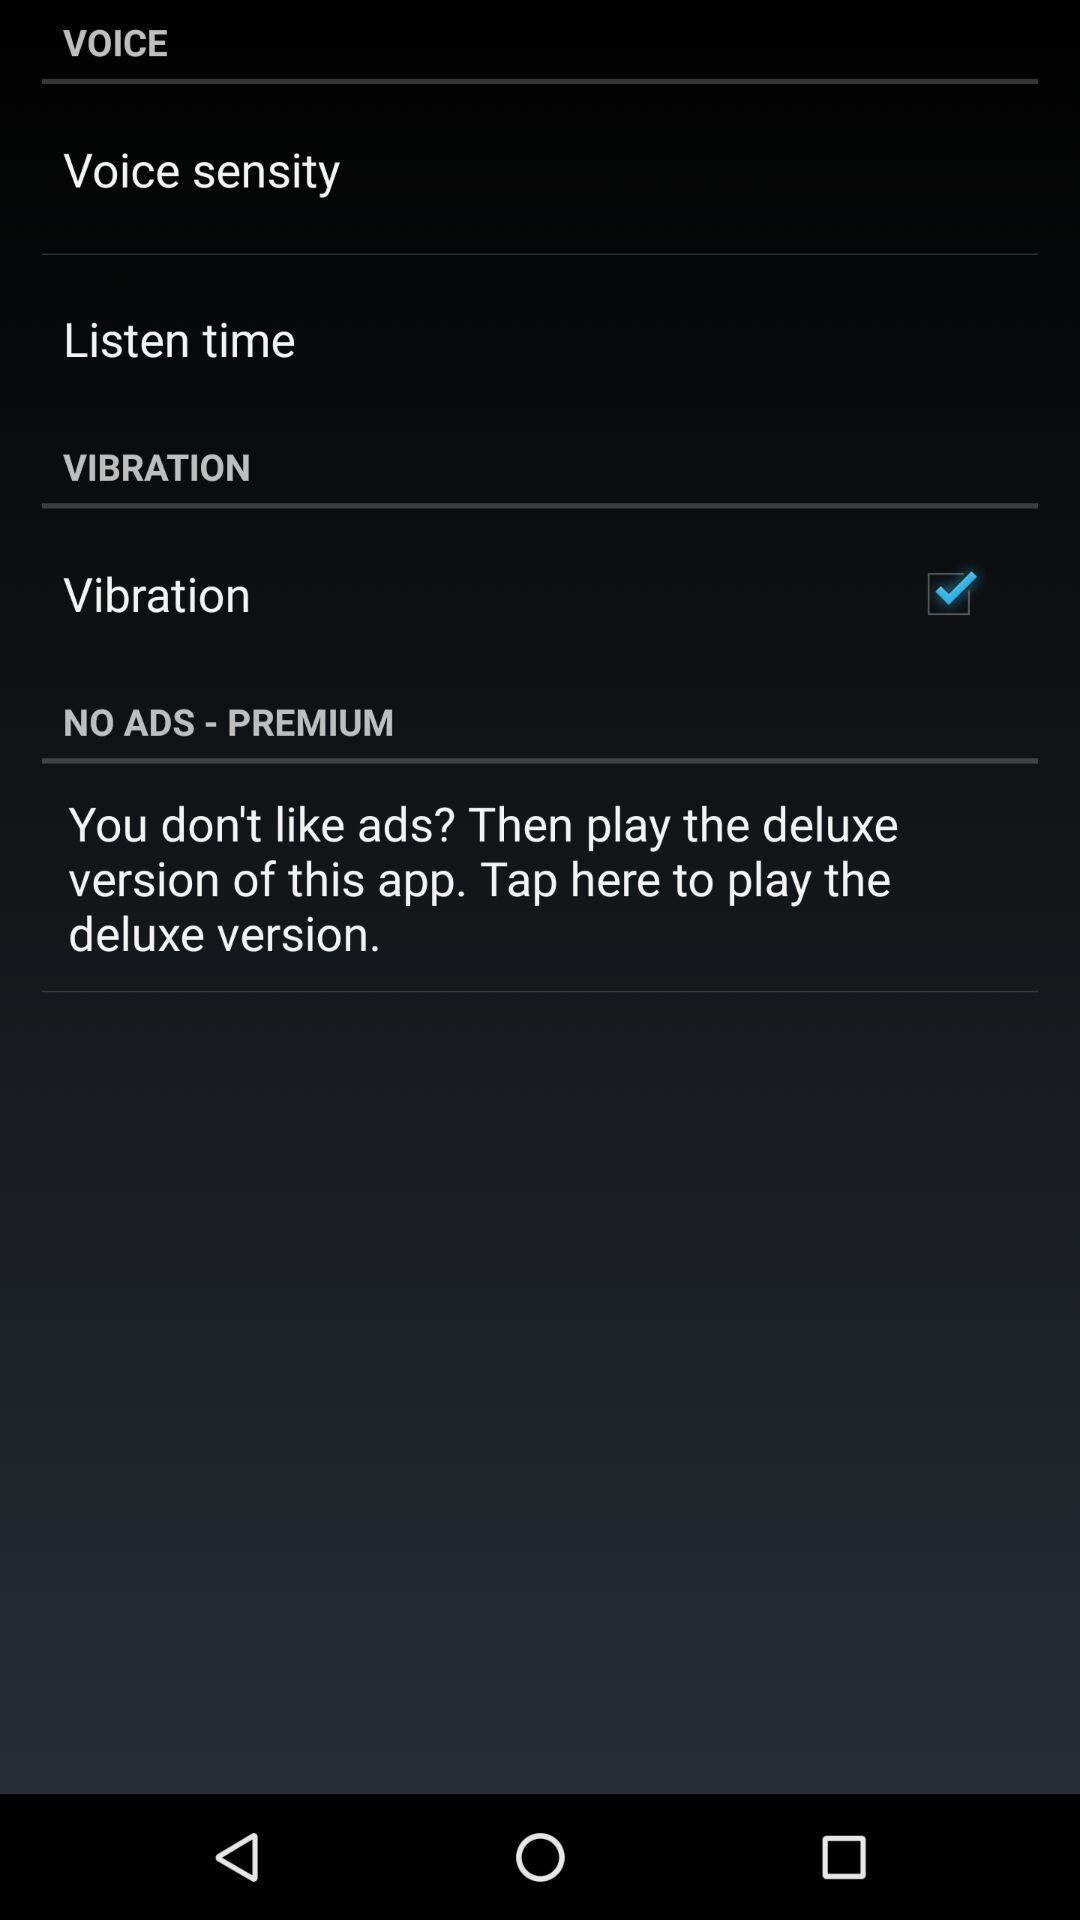  I want to click on listen time app, so click(178, 338).